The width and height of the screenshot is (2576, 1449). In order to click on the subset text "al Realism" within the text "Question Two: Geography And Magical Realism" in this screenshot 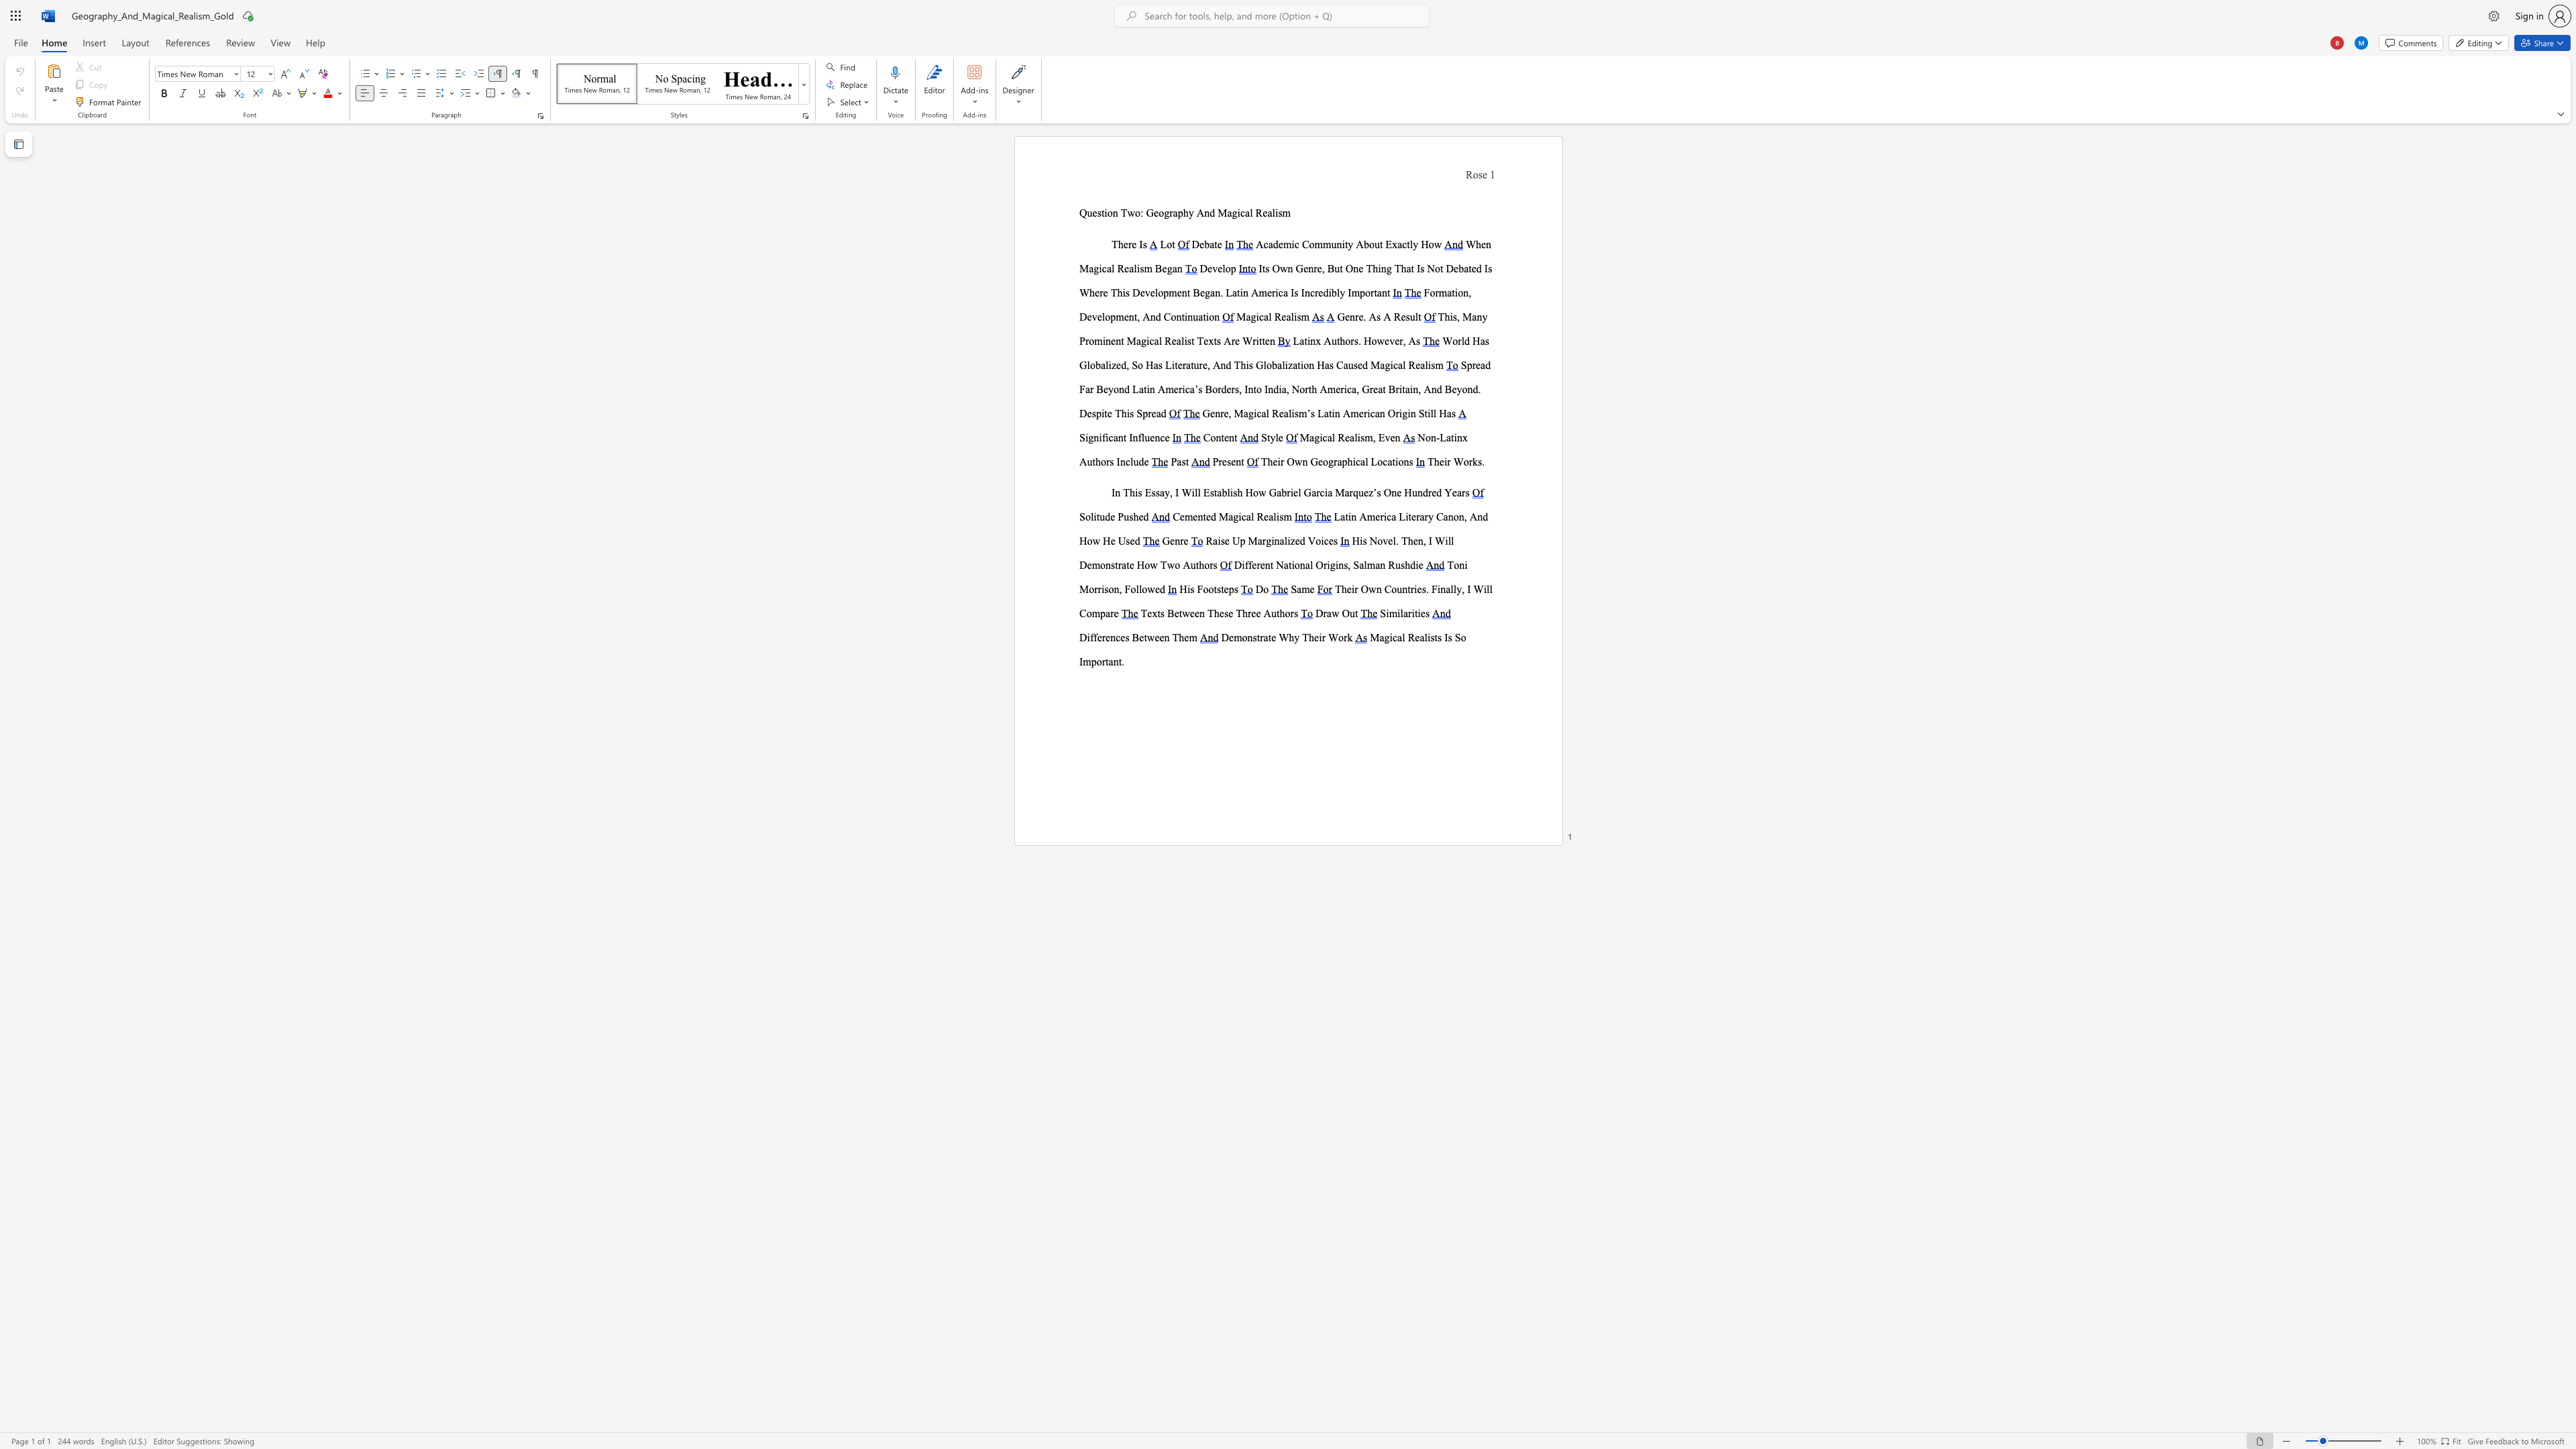, I will do `click(1244, 213)`.